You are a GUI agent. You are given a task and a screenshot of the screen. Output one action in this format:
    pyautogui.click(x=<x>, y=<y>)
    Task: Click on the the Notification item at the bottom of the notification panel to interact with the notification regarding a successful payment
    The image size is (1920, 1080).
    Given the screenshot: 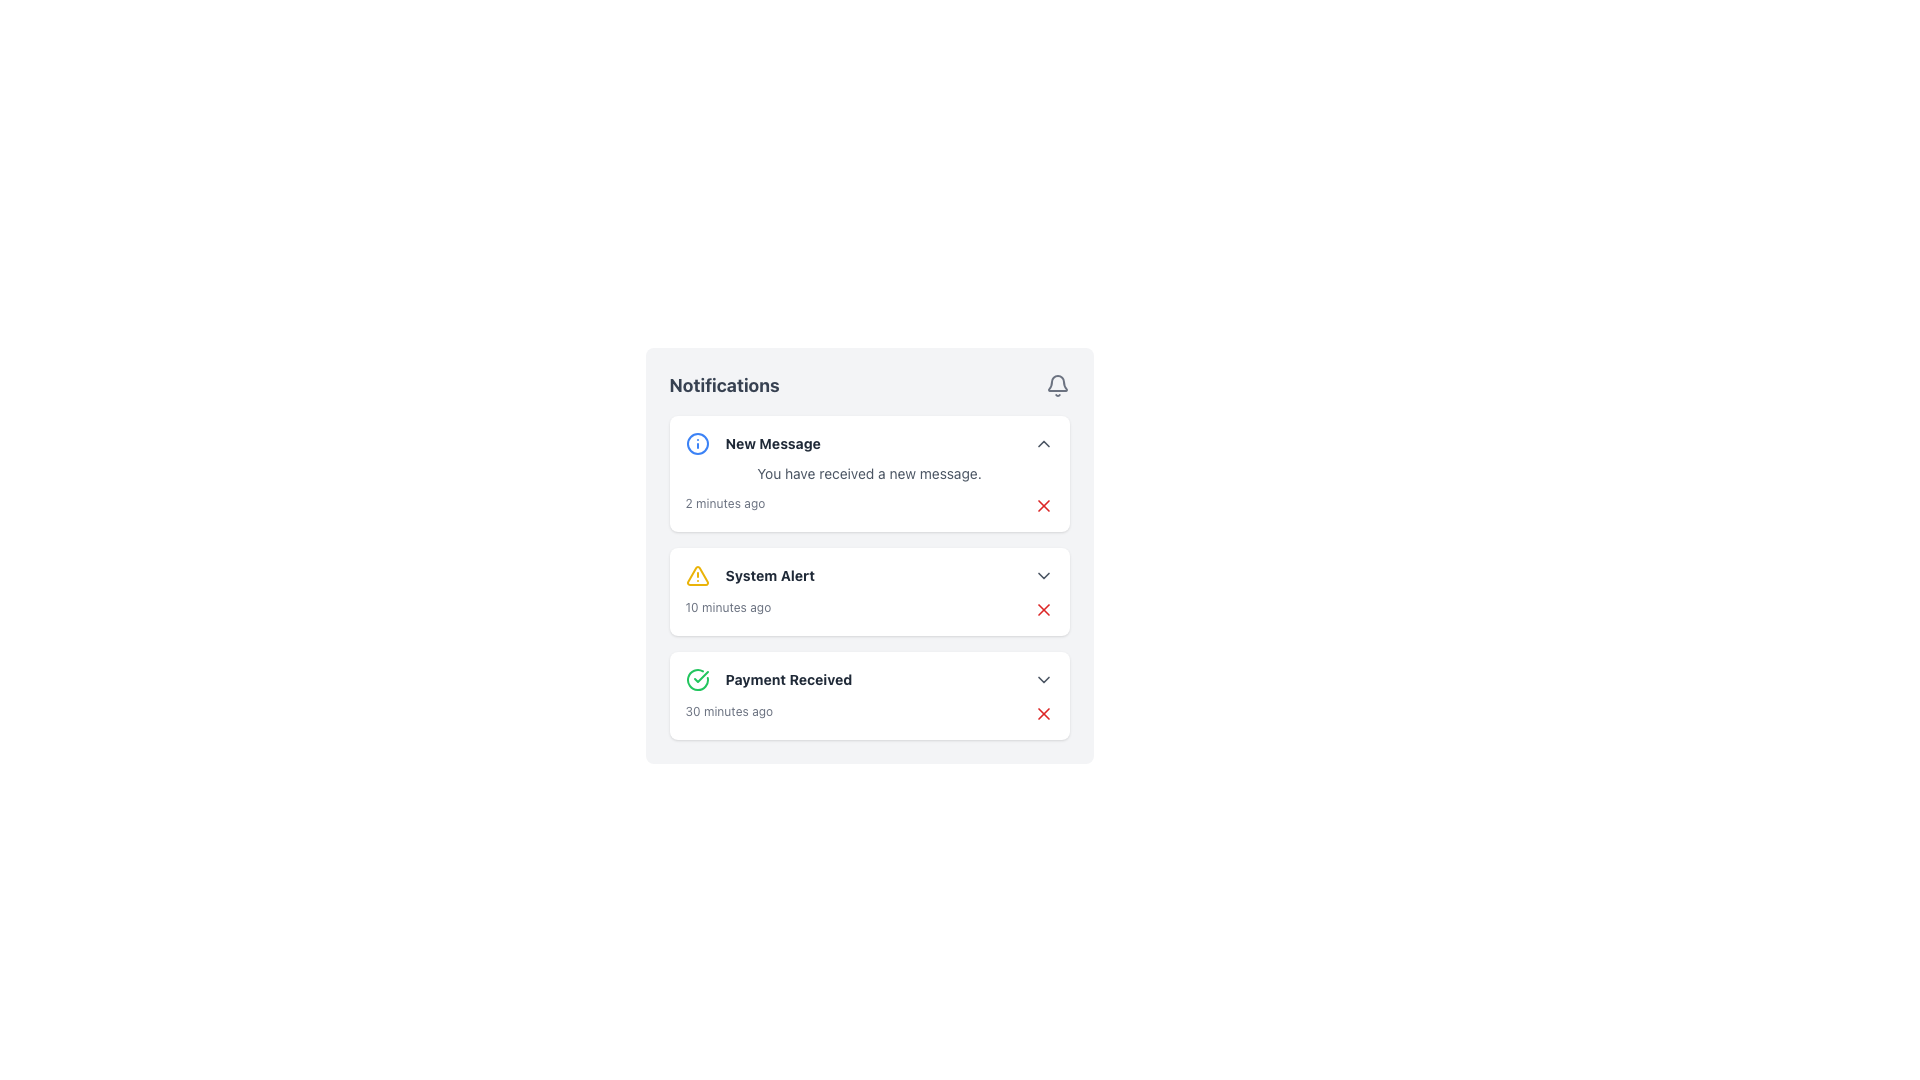 What is the action you would take?
    pyautogui.click(x=767, y=678)
    